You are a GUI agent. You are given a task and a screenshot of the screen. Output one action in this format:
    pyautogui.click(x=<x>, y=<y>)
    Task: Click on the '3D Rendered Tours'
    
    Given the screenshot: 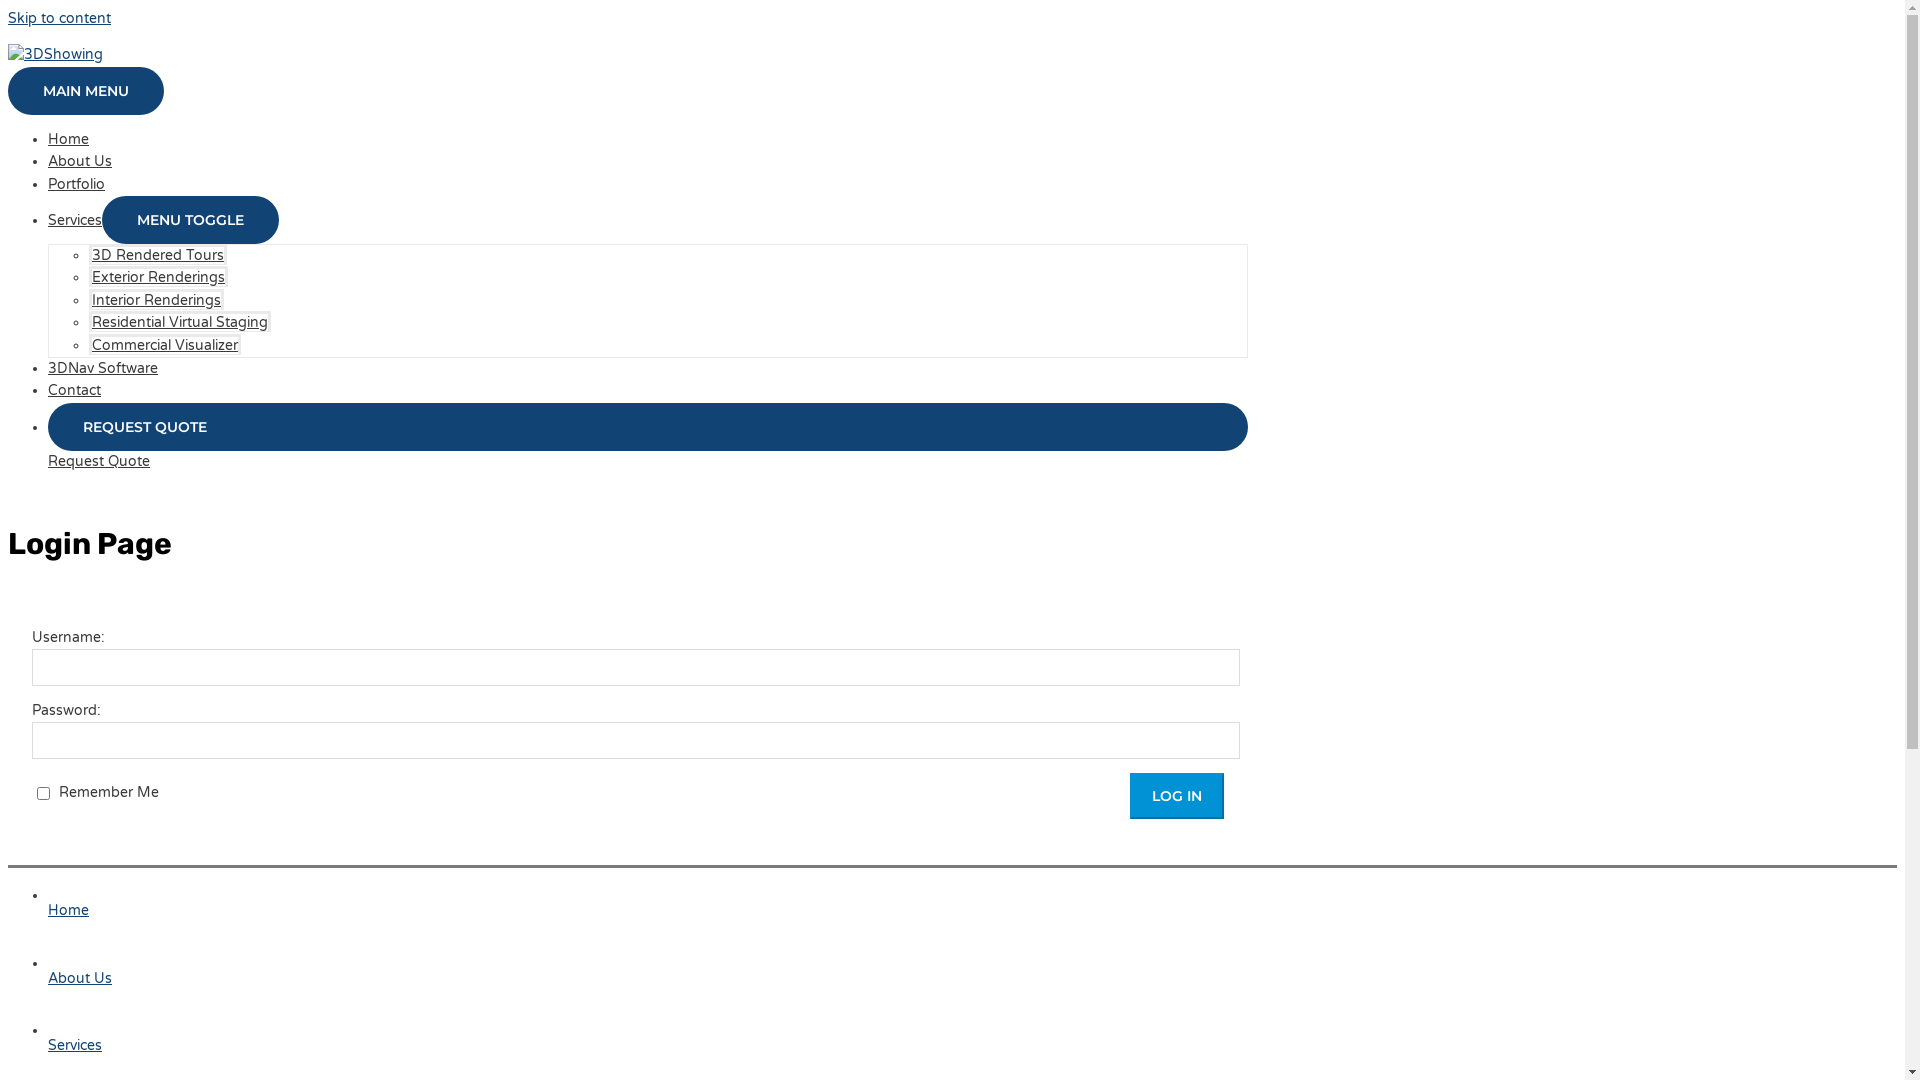 What is the action you would take?
    pyautogui.click(x=157, y=253)
    